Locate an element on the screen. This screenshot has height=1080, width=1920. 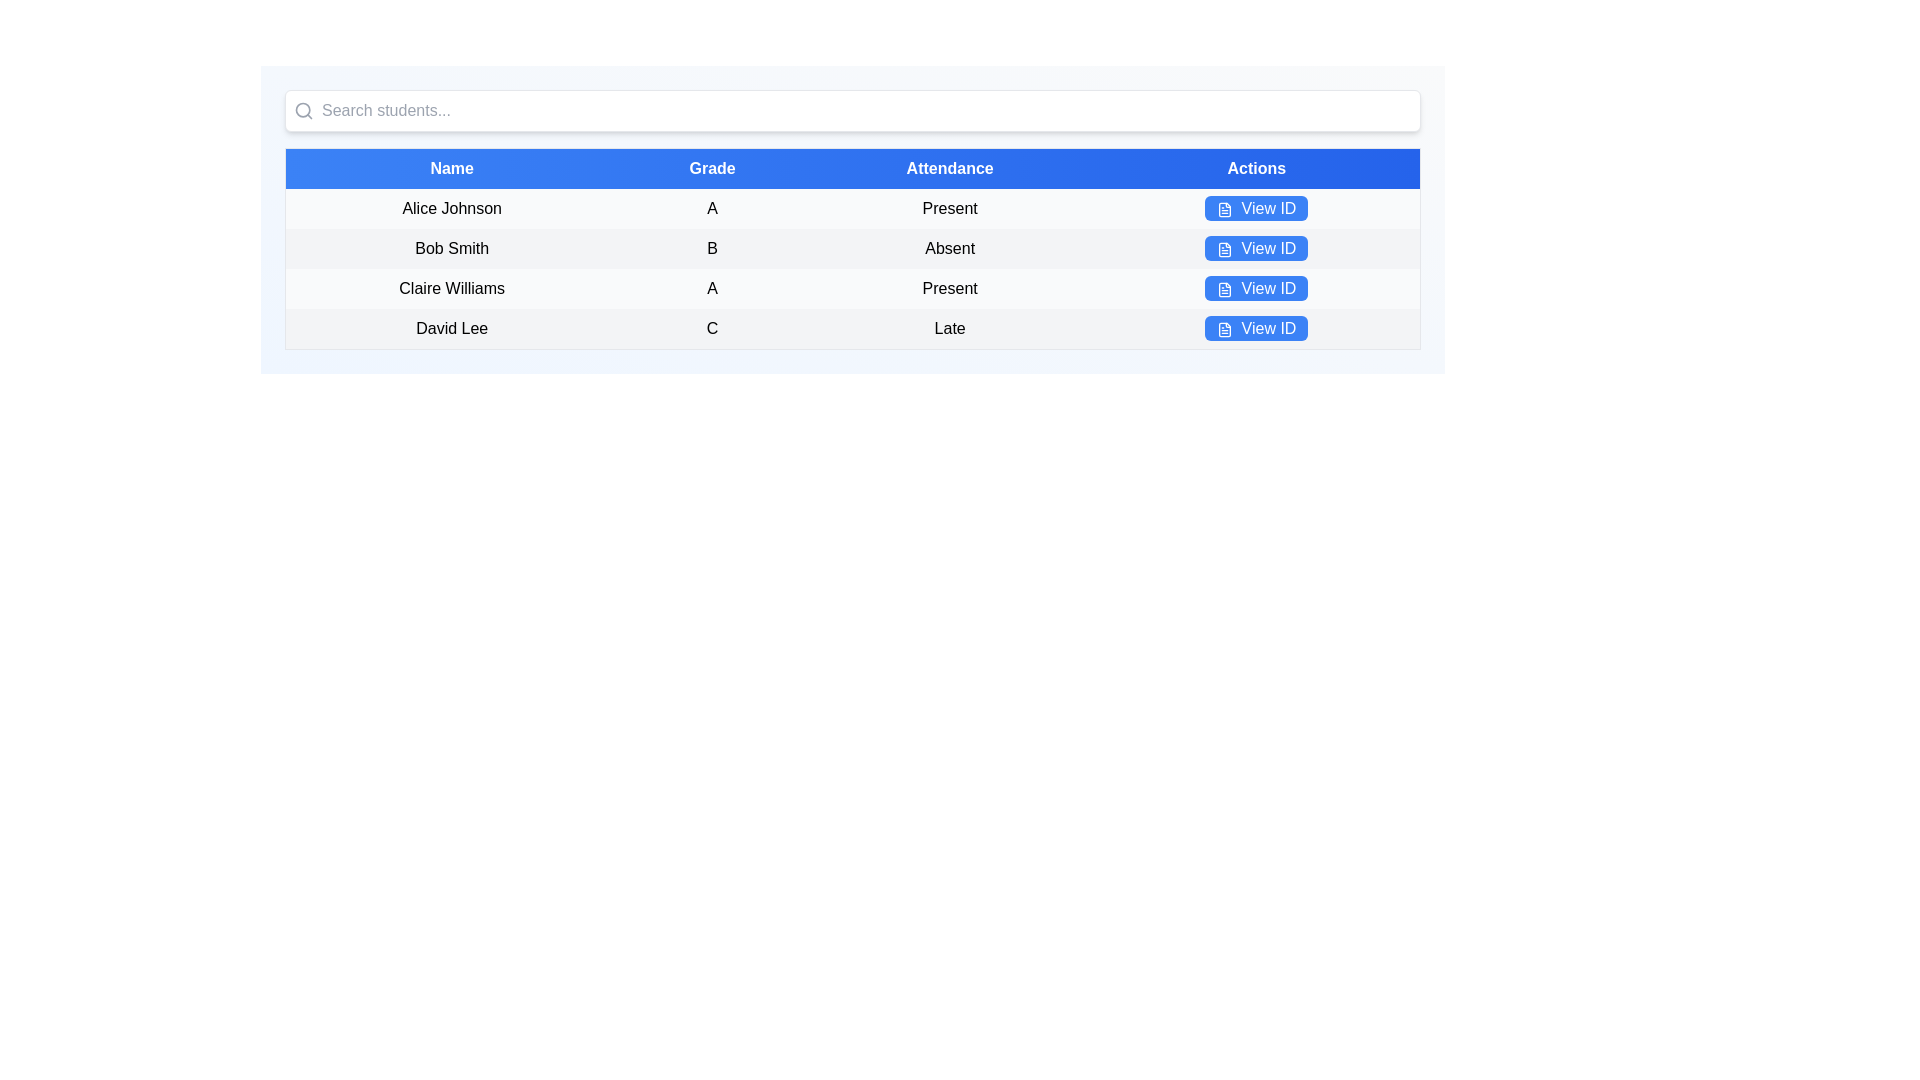
the blue button labeled 'View ID' with a file-like icon is located at coordinates (1255, 208).